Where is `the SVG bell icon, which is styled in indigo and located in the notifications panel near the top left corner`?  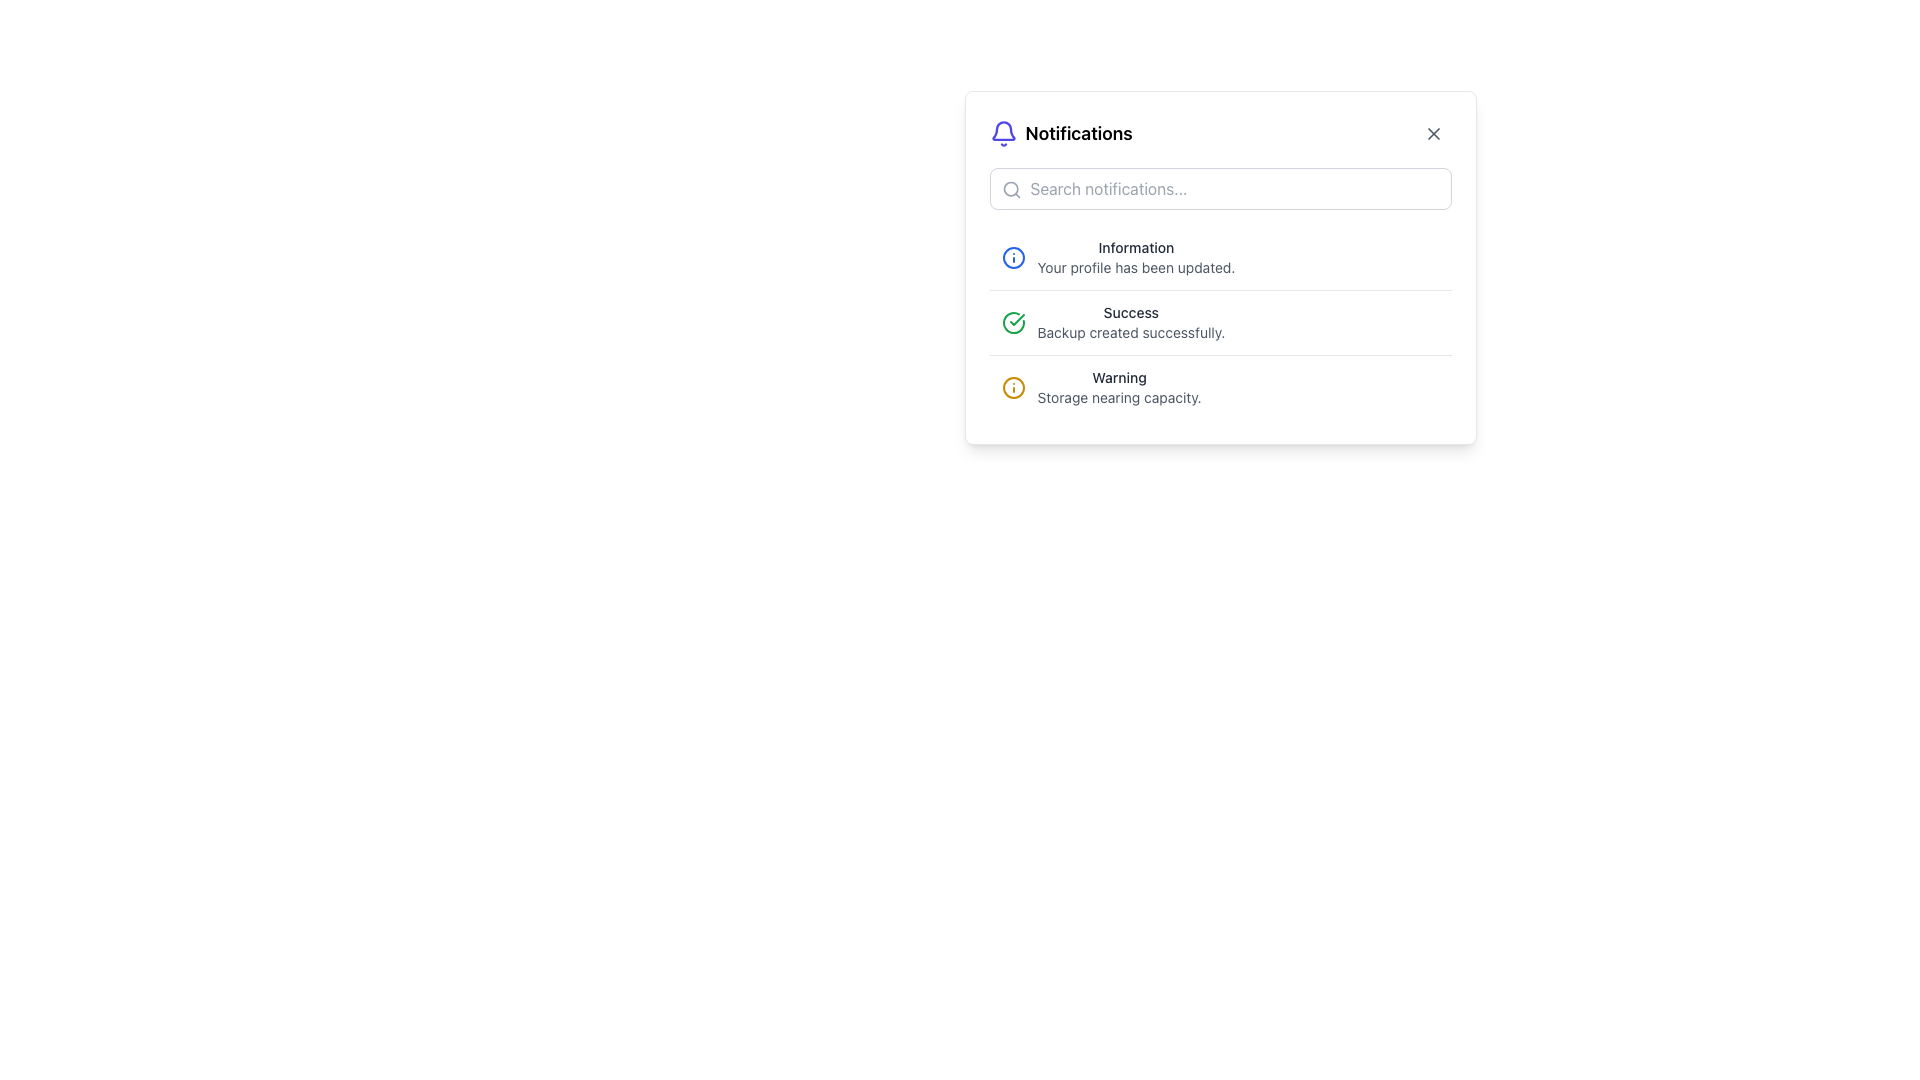
the SVG bell icon, which is styled in indigo and located in the notifications panel near the top left corner is located at coordinates (1003, 131).